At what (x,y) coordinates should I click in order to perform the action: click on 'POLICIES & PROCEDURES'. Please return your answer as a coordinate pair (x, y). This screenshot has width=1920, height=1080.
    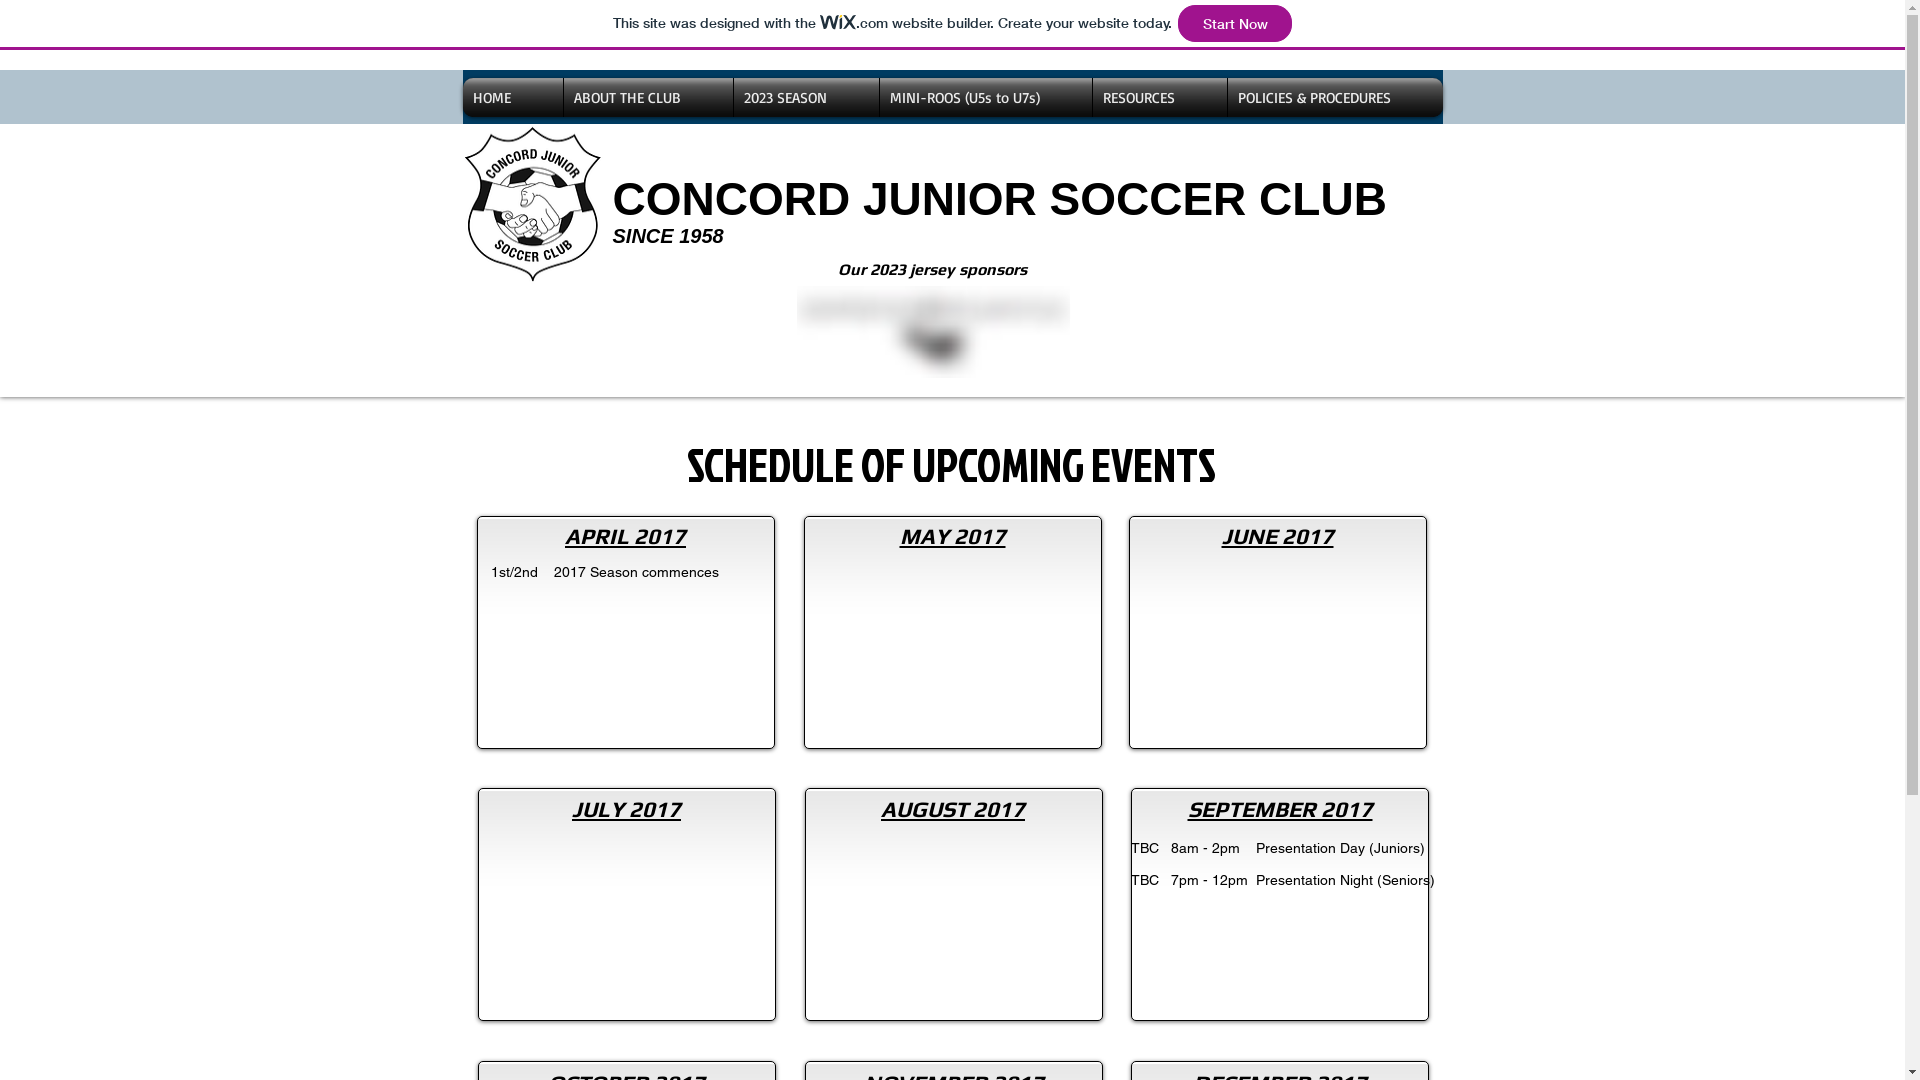
    Looking at the image, I should click on (1335, 97).